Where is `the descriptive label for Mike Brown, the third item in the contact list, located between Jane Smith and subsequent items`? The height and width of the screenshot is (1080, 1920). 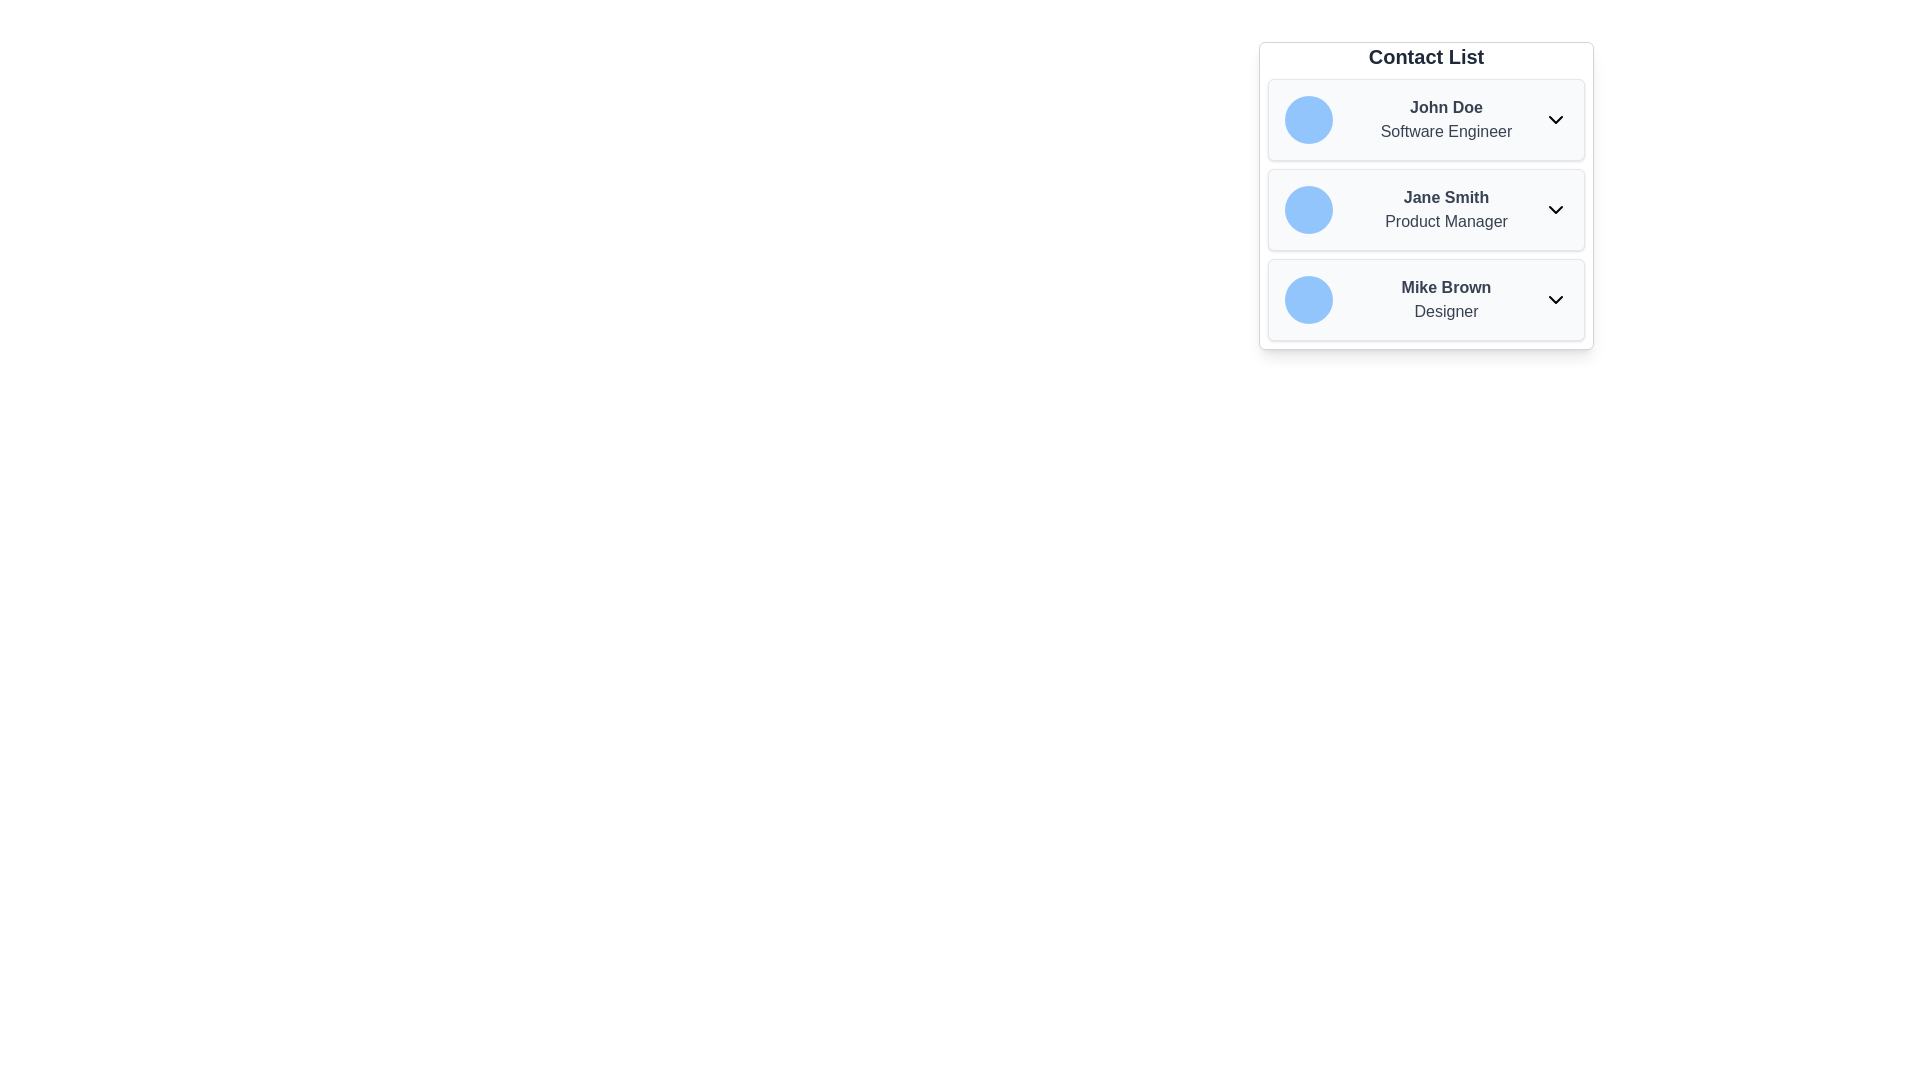
the descriptive label for Mike Brown, the third item in the contact list, located between Jane Smith and subsequent items is located at coordinates (1446, 300).